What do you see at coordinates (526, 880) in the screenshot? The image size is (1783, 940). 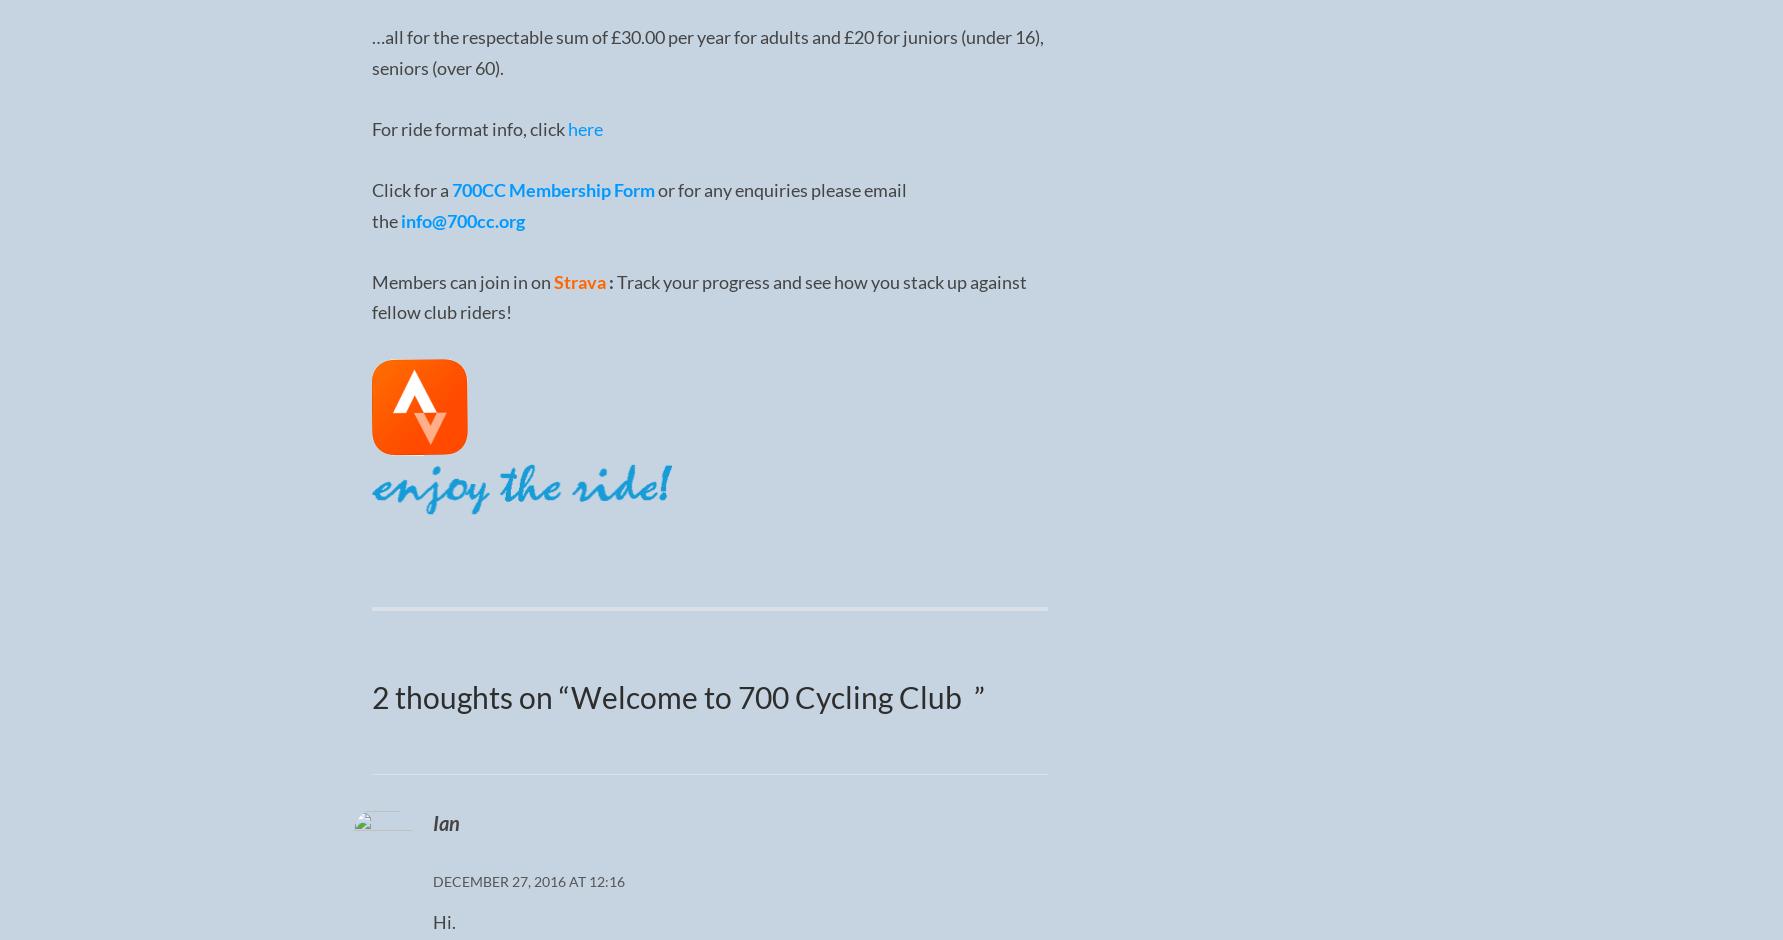 I see `'December 27, 2016 at 12:16'` at bounding box center [526, 880].